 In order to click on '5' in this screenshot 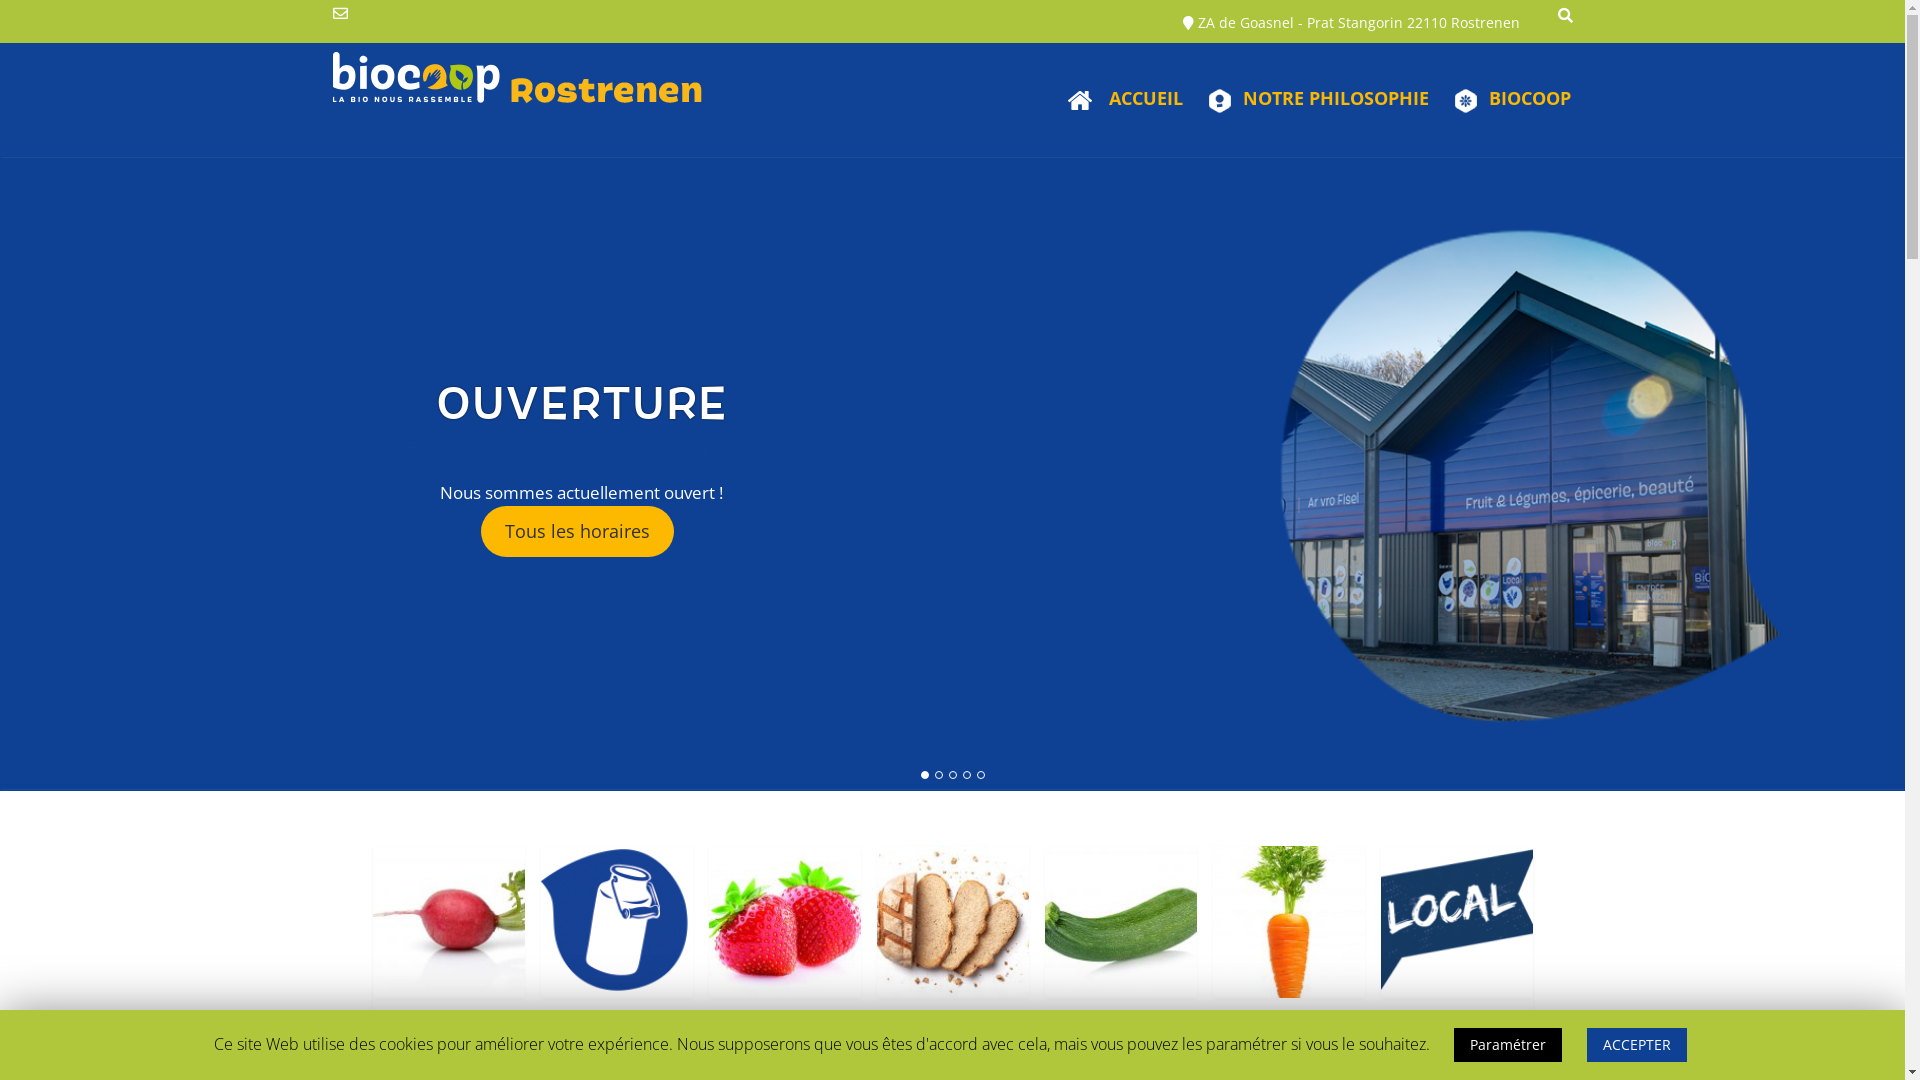, I will do `click(980, 772)`.